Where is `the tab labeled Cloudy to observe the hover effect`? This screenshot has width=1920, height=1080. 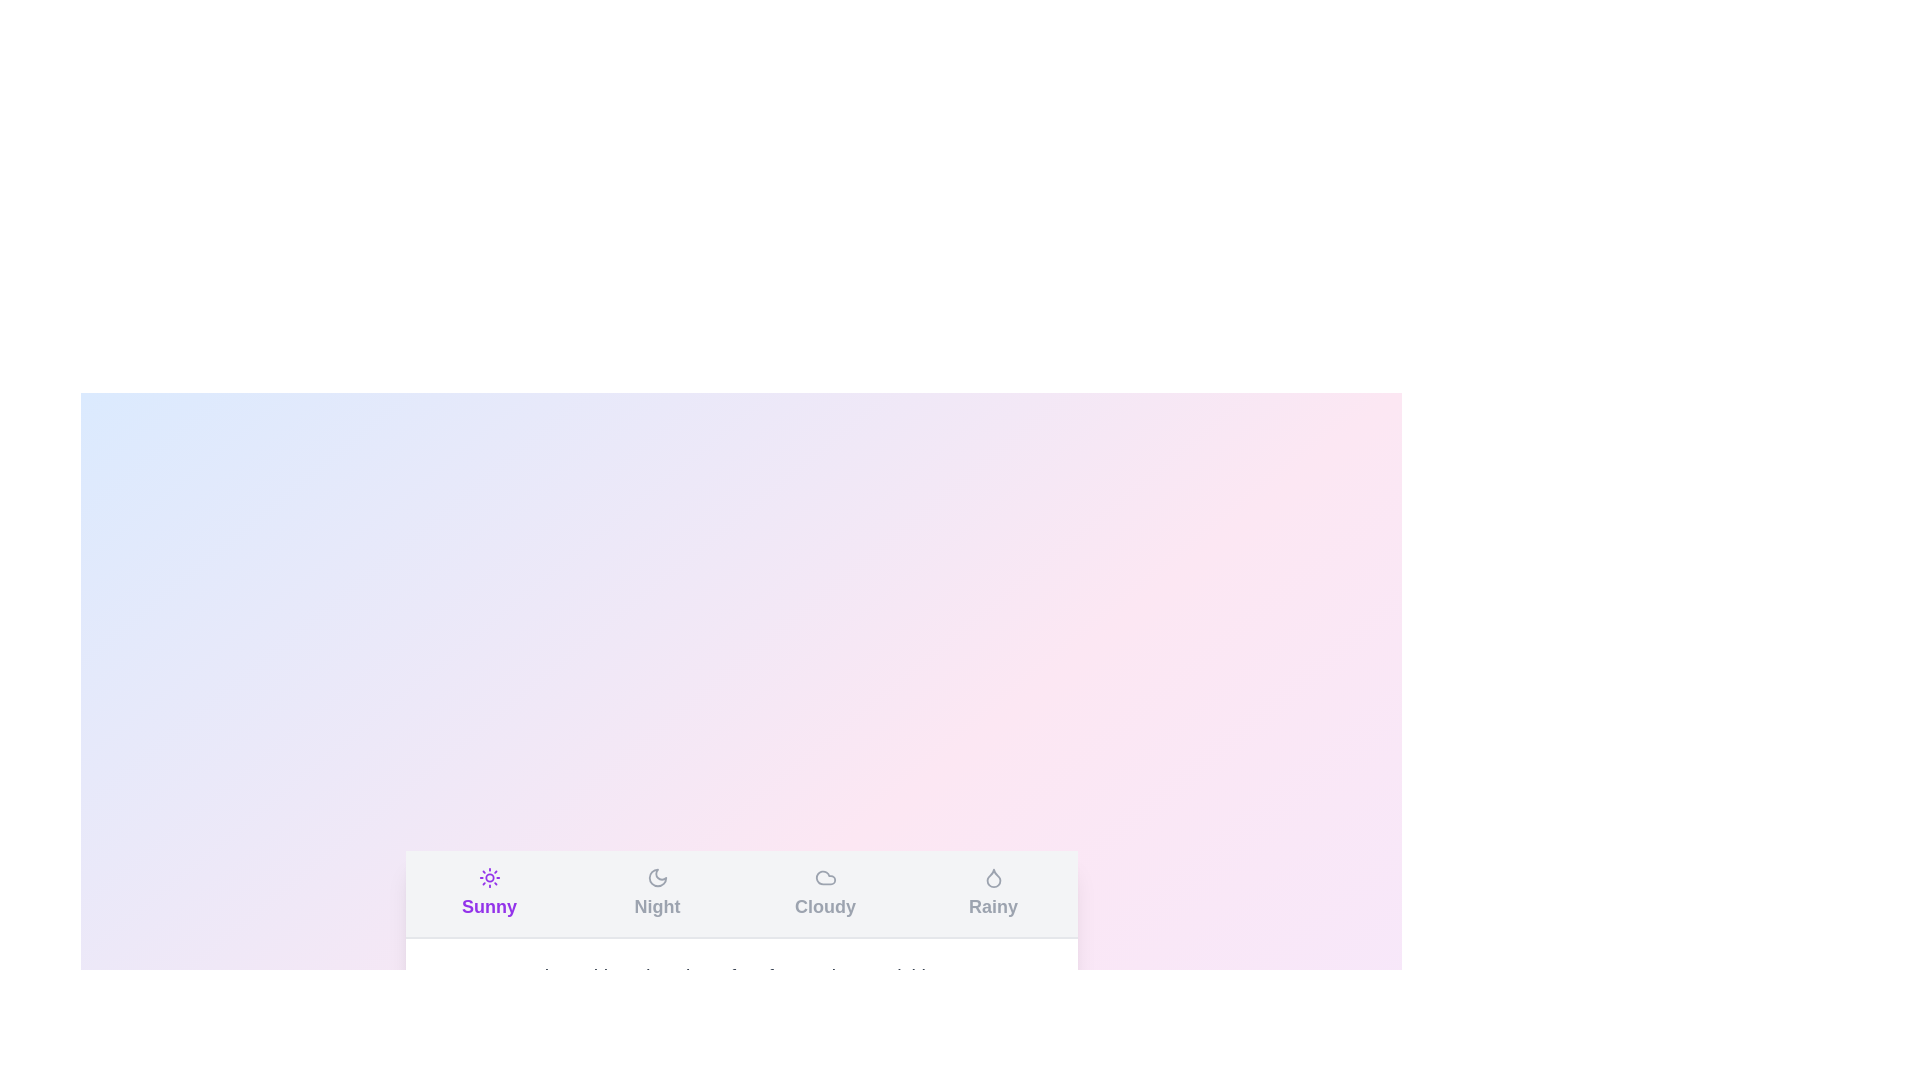
the tab labeled Cloudy to observe the hover effect is located at coordinates (825, 893).